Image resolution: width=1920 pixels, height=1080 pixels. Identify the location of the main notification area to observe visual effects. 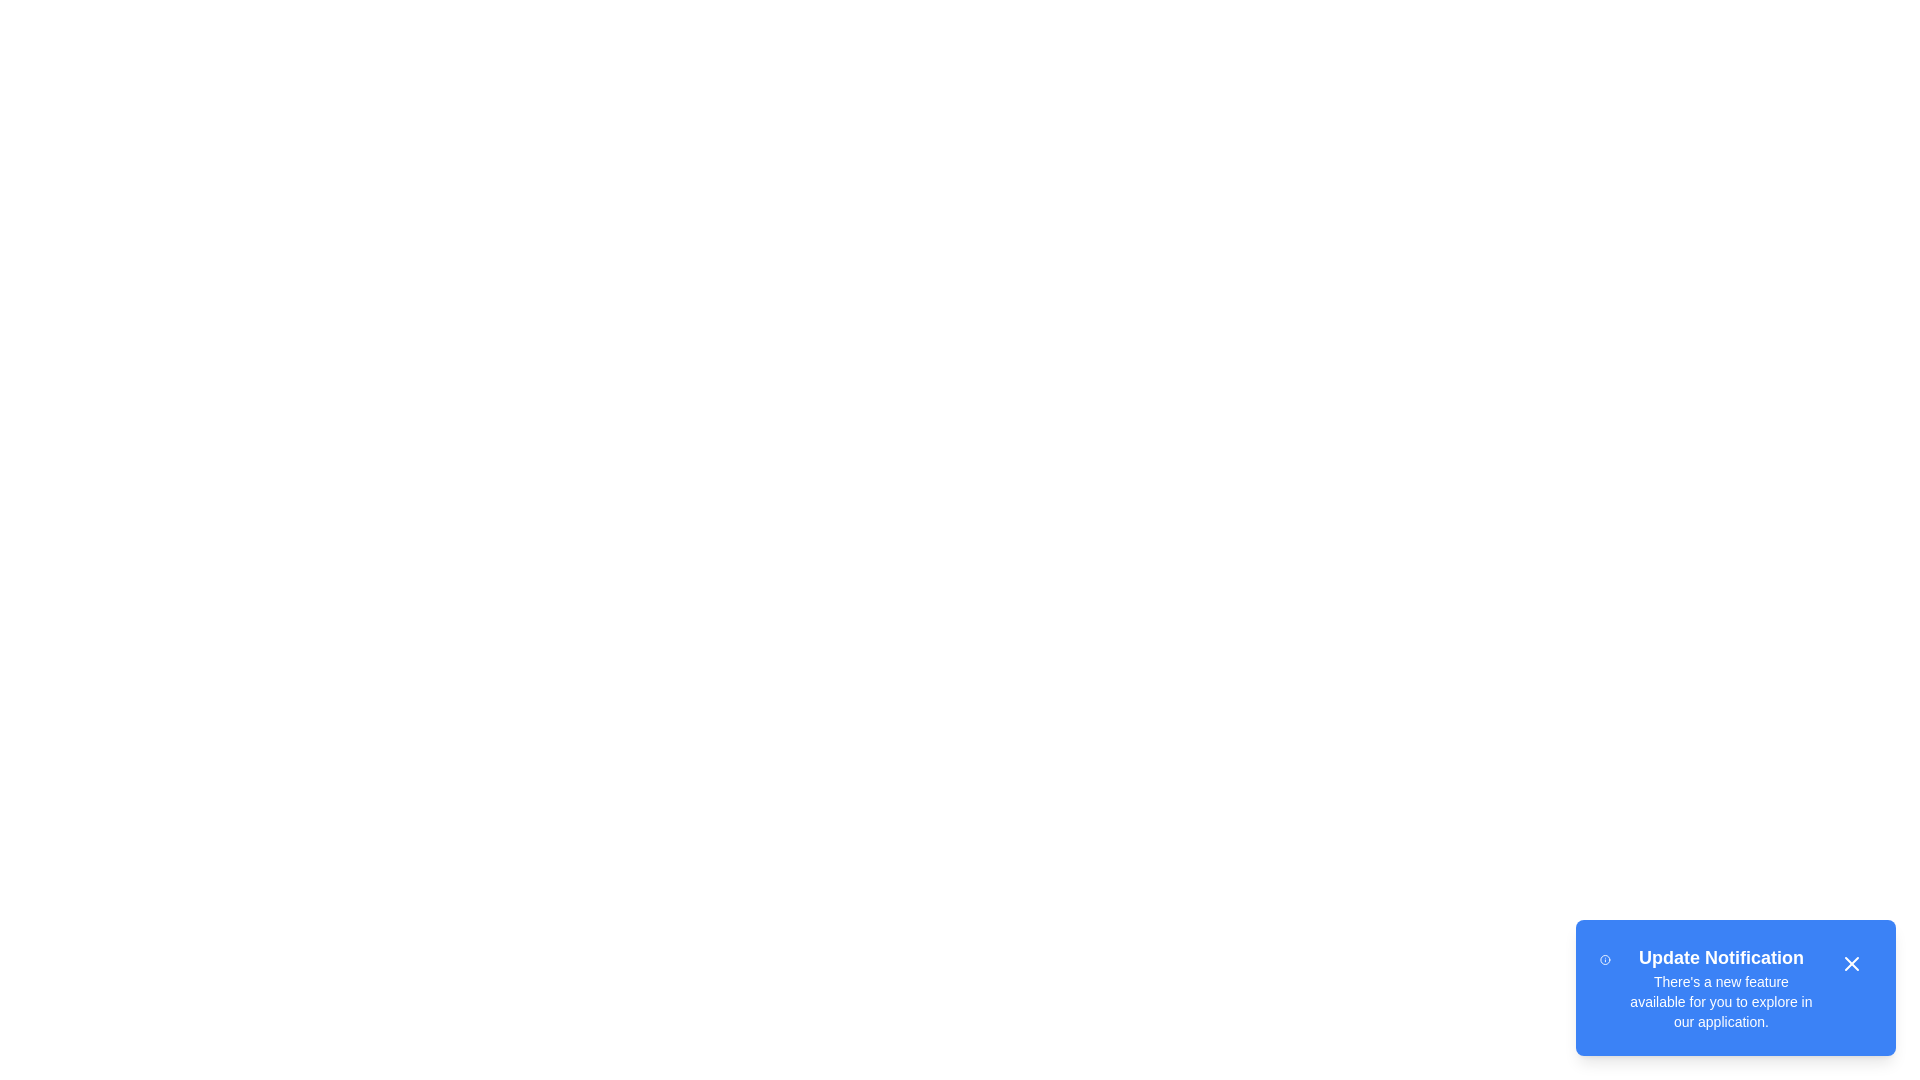
(1735, 986).